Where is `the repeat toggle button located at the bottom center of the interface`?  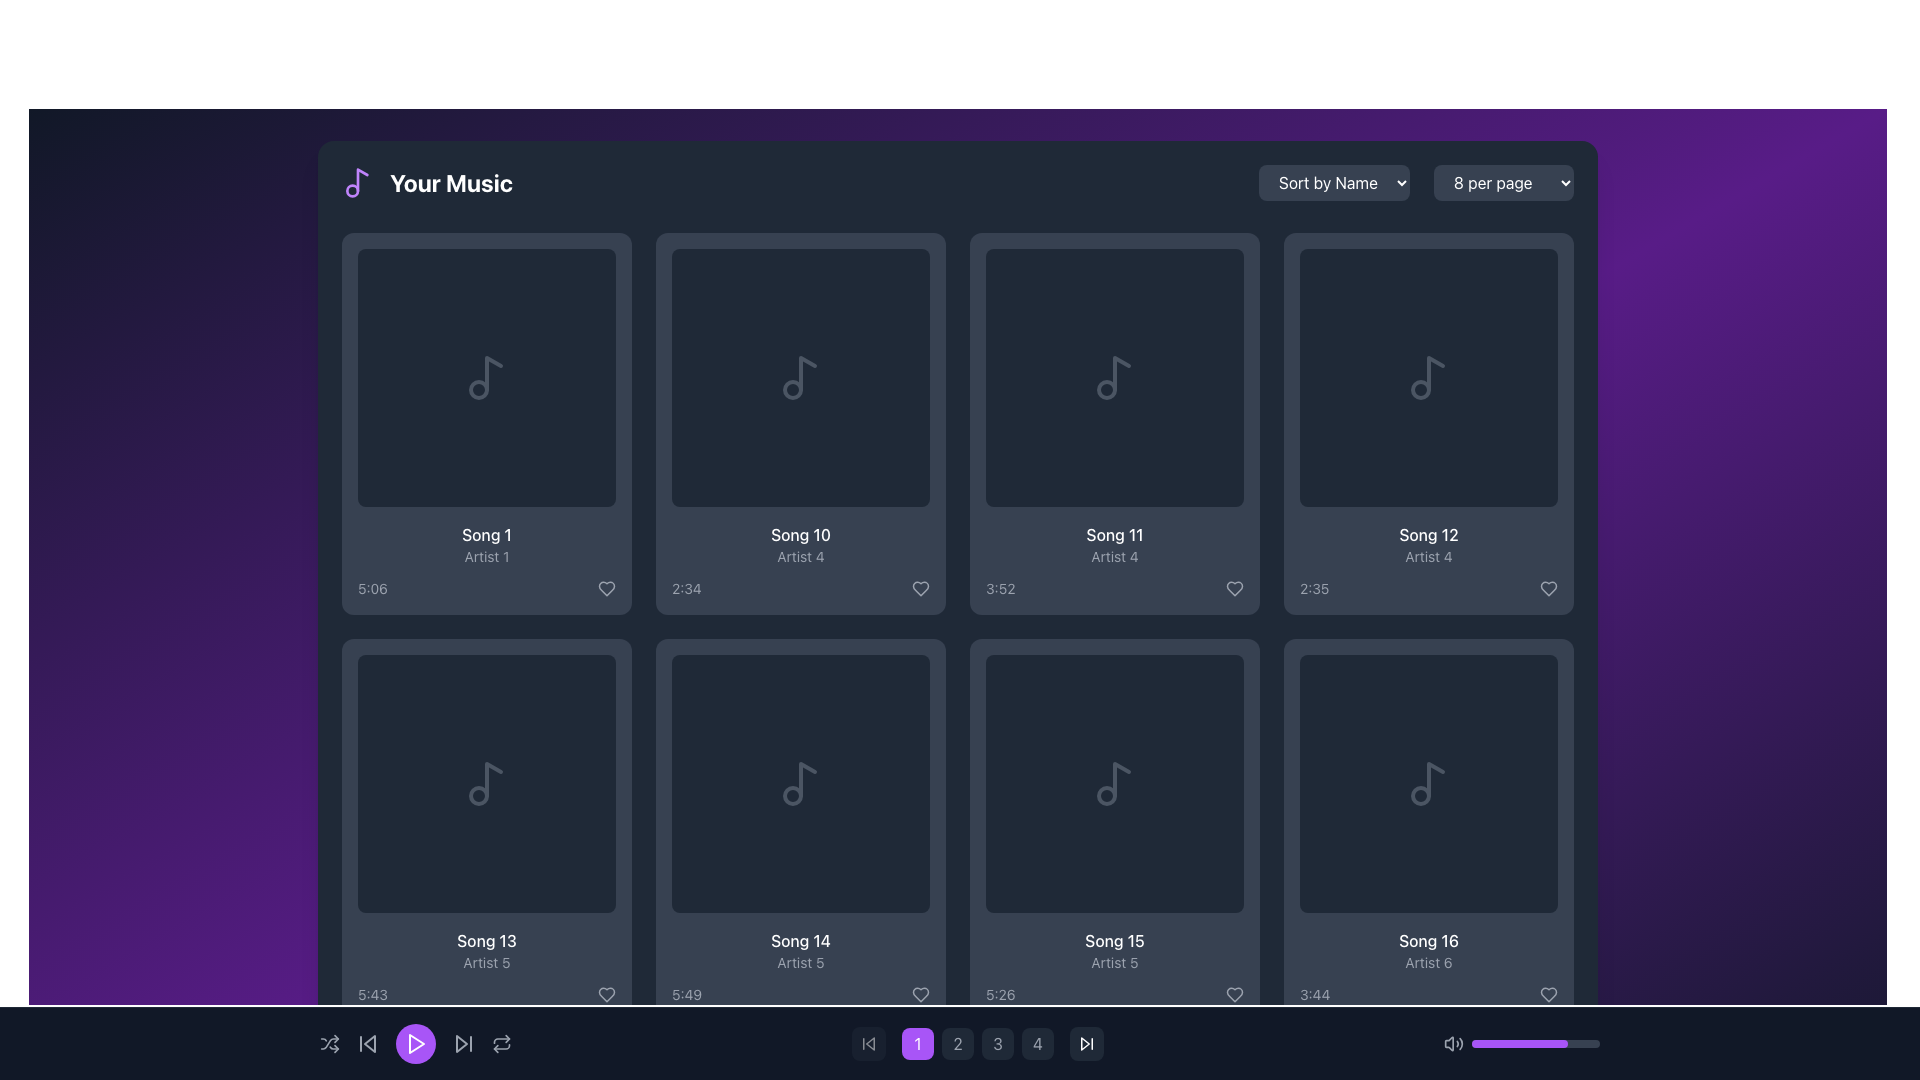
the repeat toggle button located at the bottom center of the interface is located at coordinates (502, 1043).